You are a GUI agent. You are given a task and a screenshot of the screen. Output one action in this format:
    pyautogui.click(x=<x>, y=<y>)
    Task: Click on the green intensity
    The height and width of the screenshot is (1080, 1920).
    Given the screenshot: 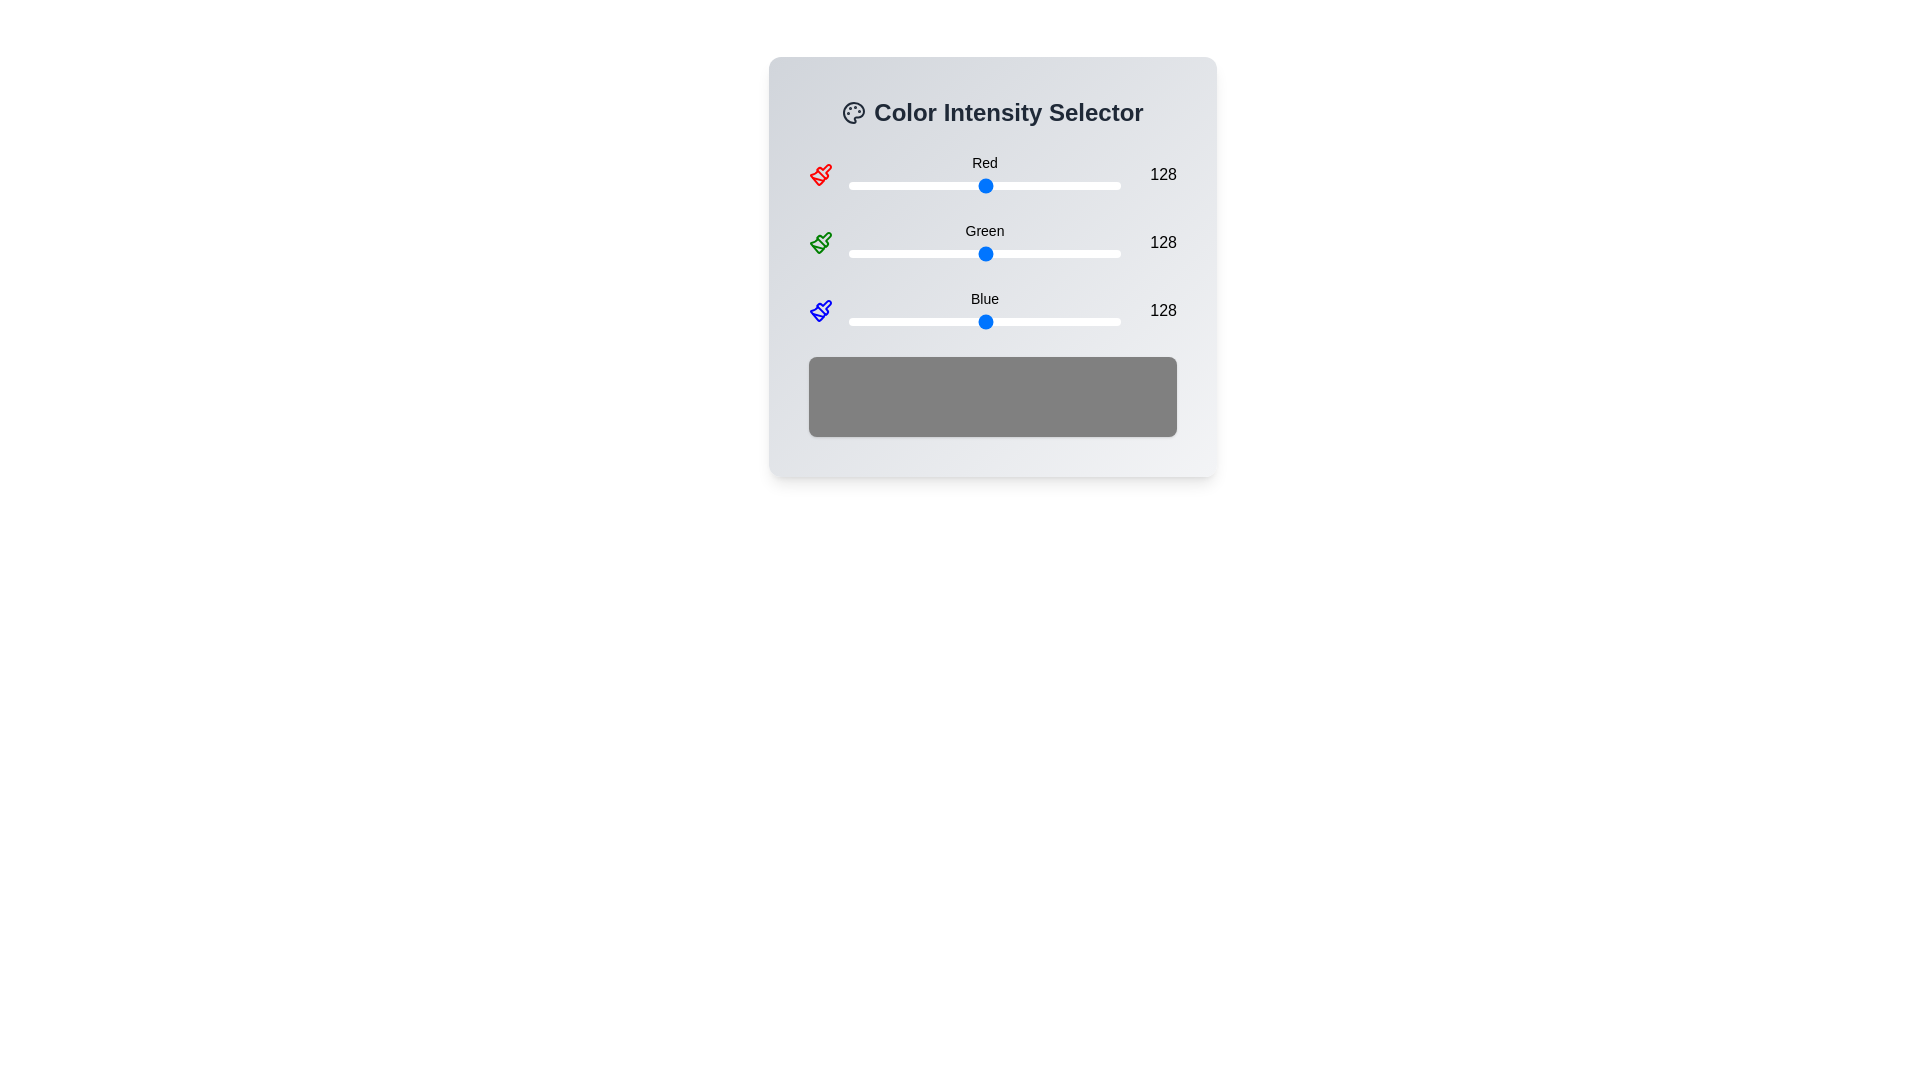 What is the action you would take?
    pyautogui.click(x=960, y=253)
    